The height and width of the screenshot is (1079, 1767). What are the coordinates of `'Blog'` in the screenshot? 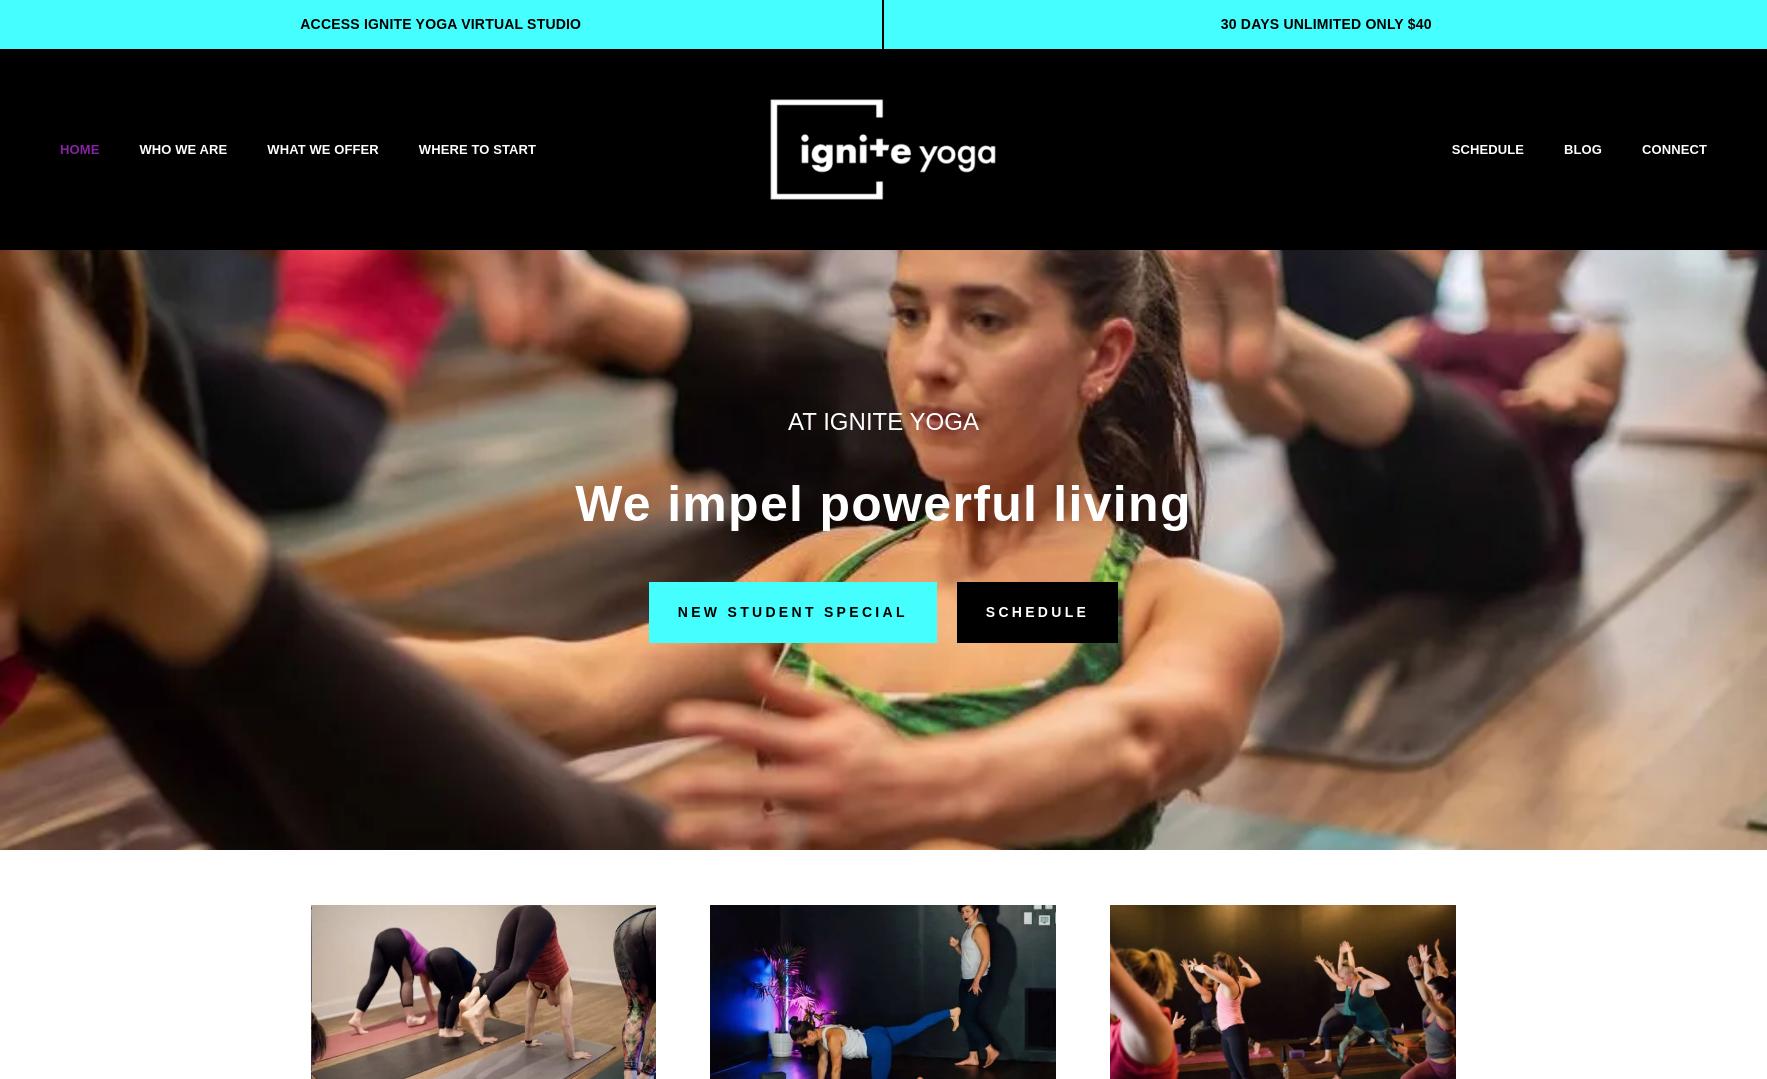 It's located at (1582, 147).